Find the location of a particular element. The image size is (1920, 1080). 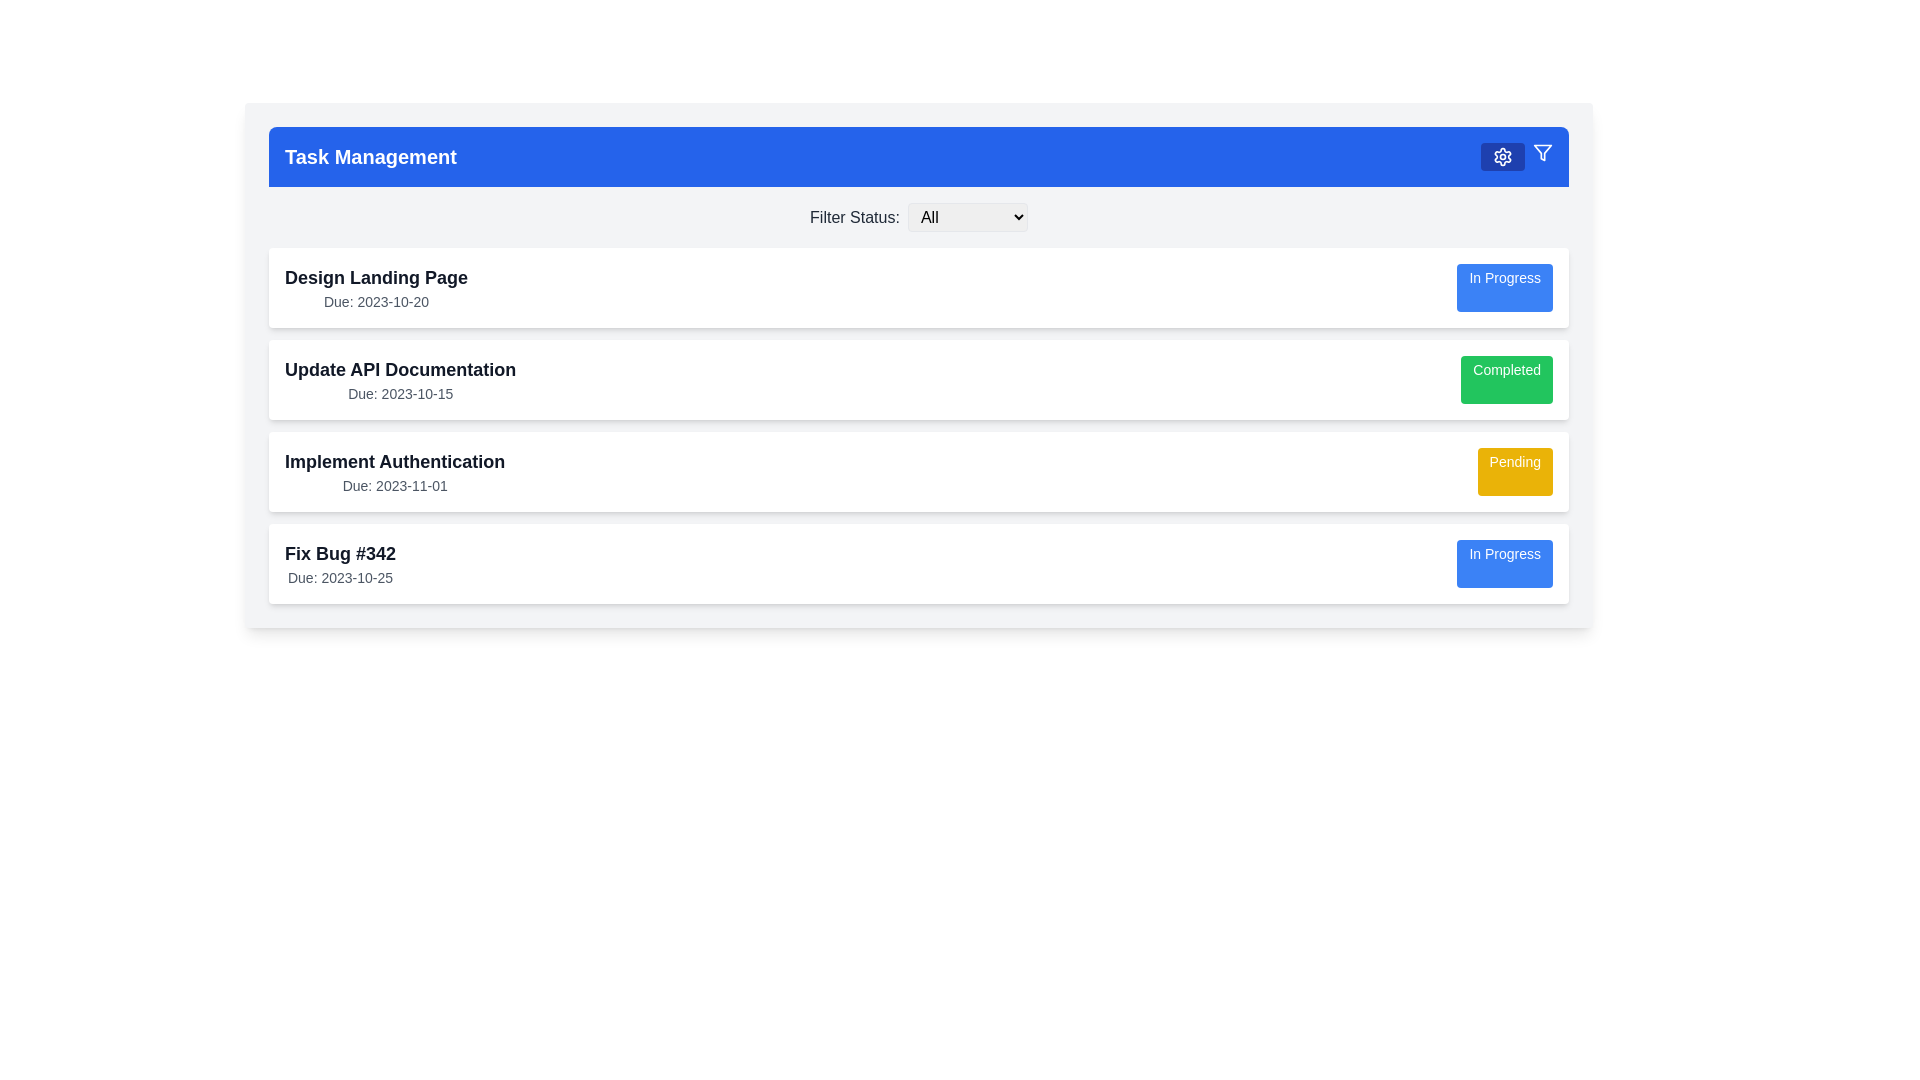

the cog-like settings icon located in the top-right corner of the interface is located at coordinates (1502, 156).